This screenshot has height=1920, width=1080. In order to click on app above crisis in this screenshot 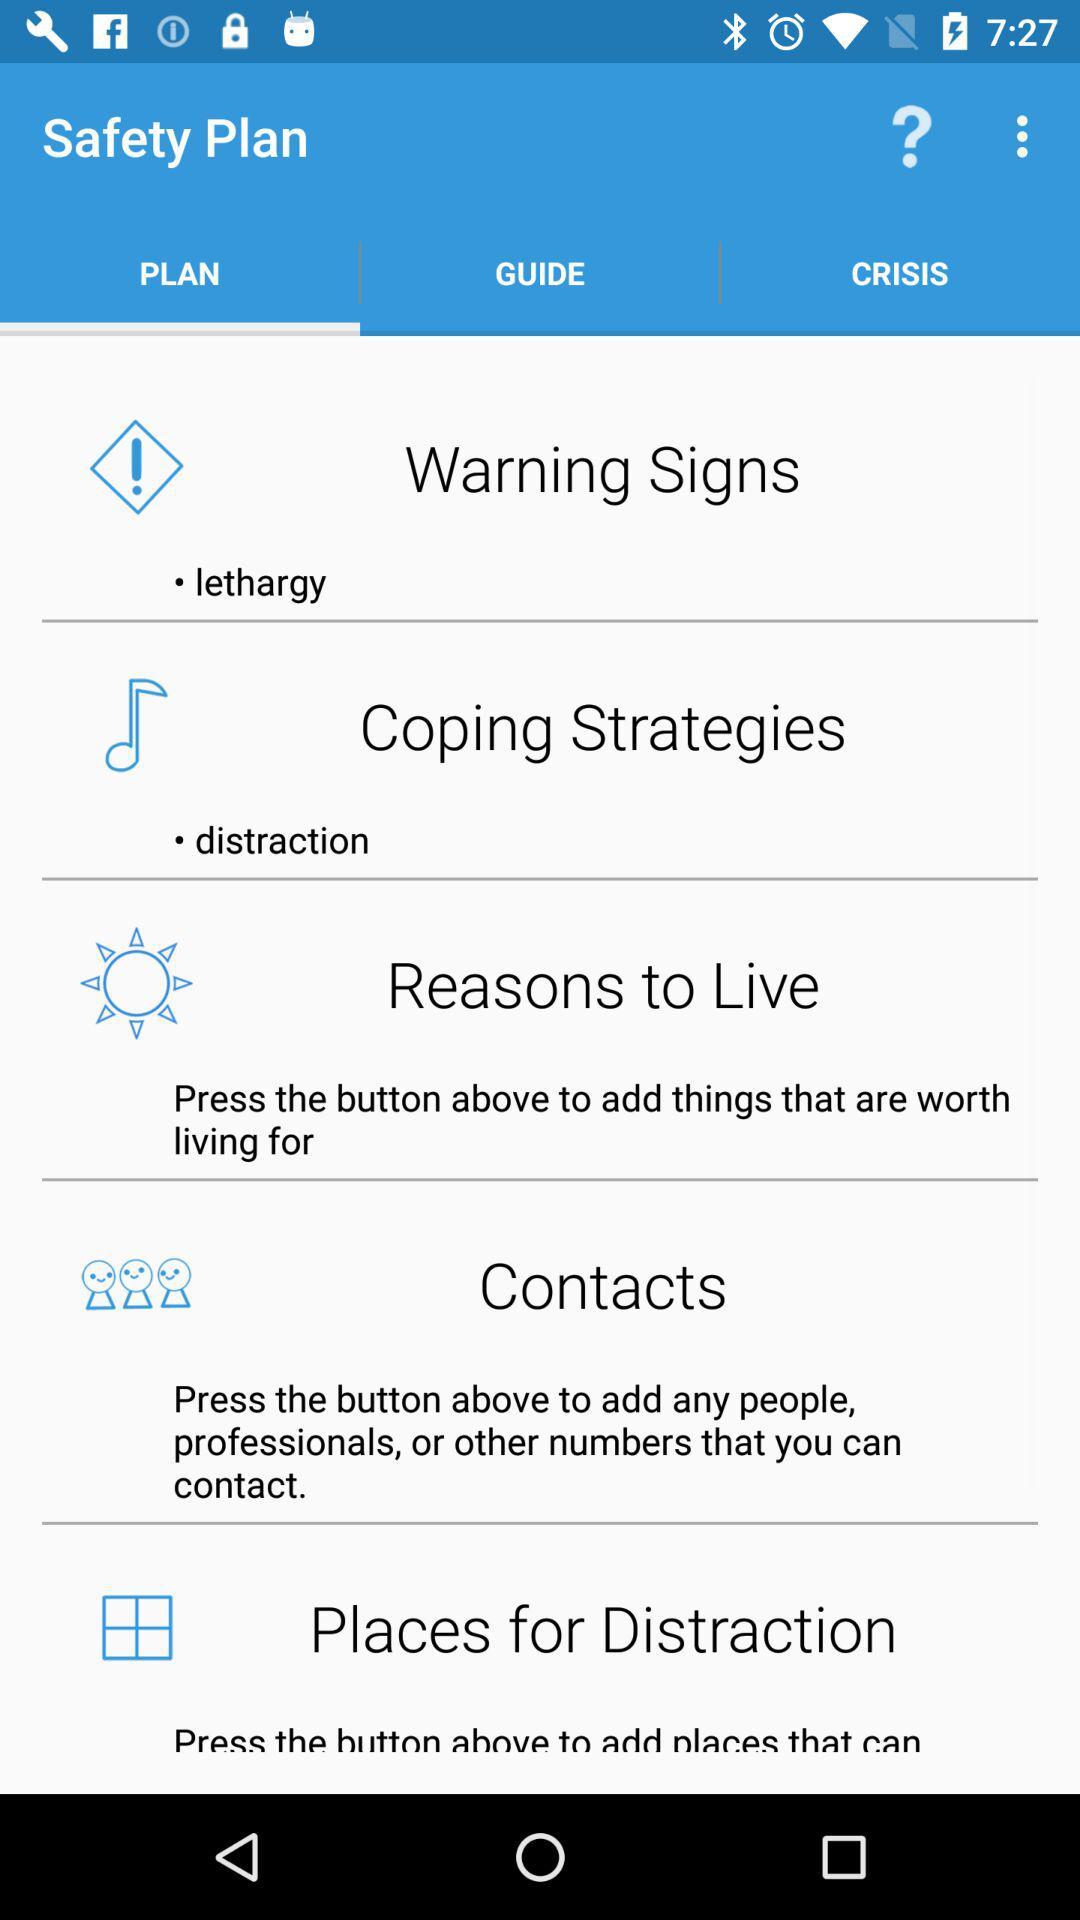, I will do `click(1027, 135)`.